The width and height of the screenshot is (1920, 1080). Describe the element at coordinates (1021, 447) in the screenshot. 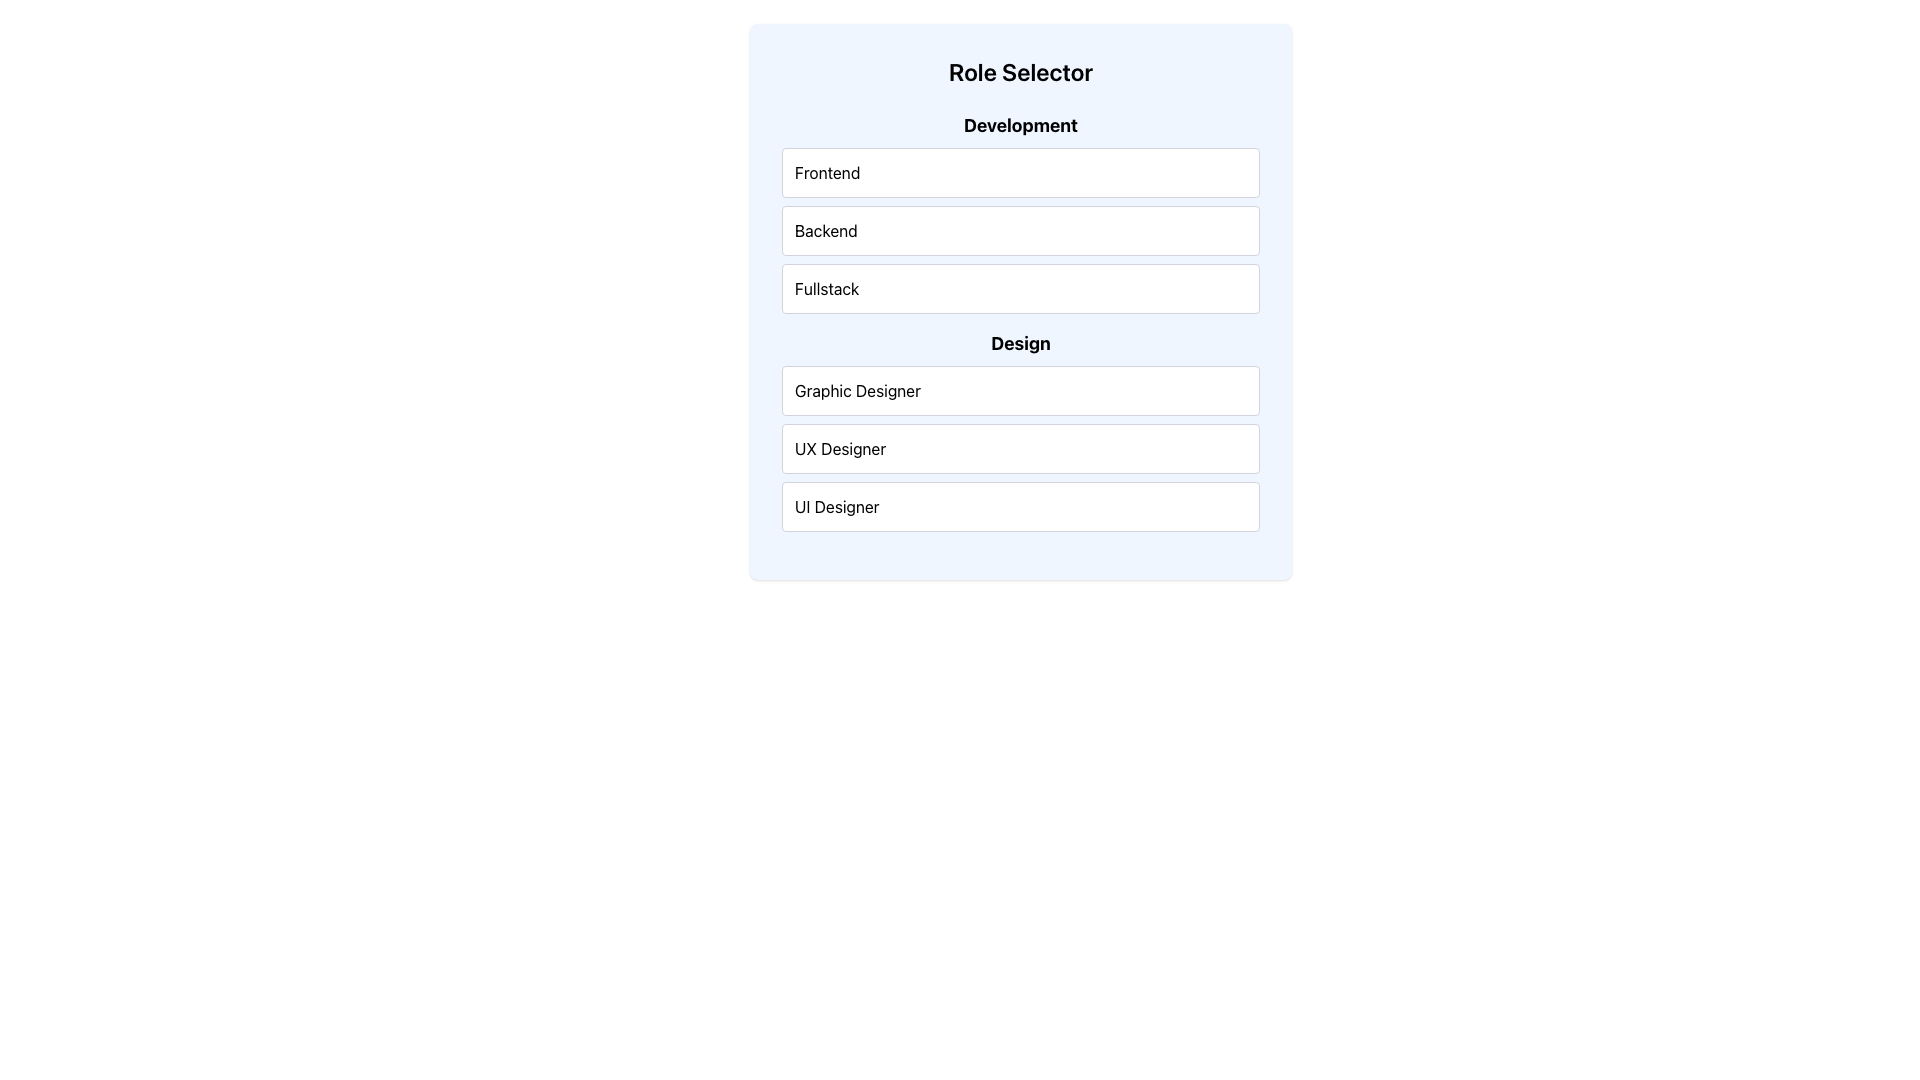

I see `the second selectable option in the 'Design' group to choose the 'UX Designer' role` at that location.